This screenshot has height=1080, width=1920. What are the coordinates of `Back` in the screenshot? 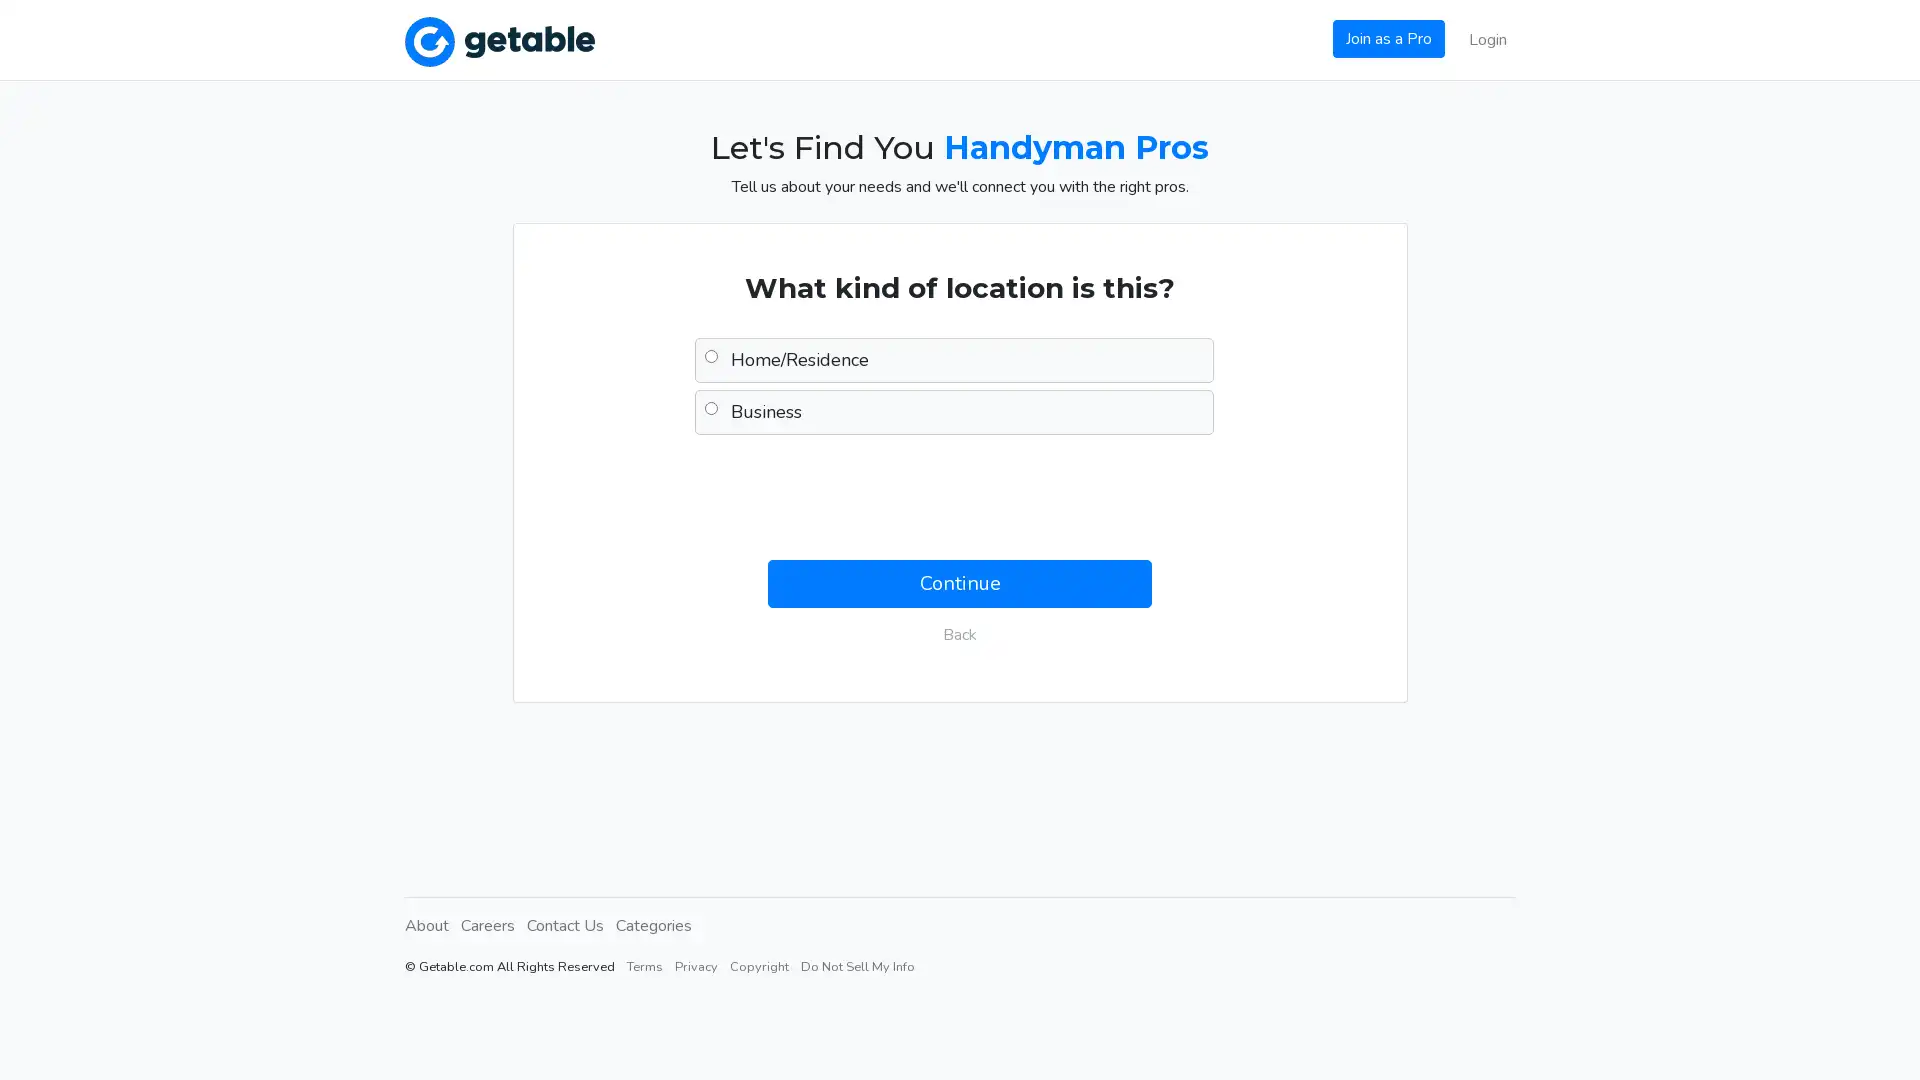 It's located at (958, 635).